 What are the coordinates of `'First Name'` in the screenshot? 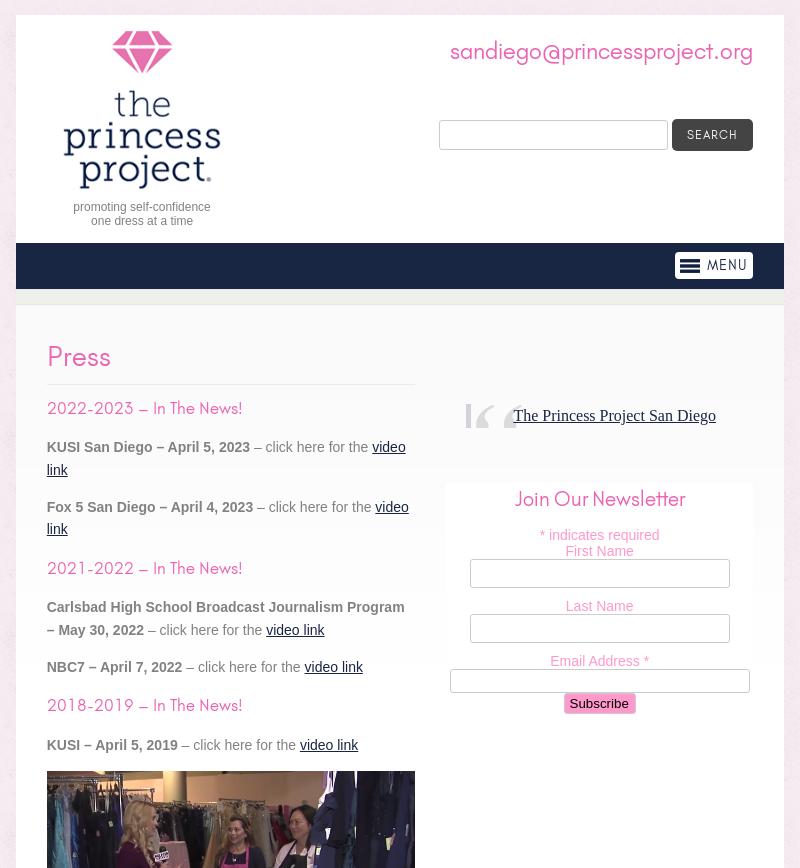 It's located at (598, 551).